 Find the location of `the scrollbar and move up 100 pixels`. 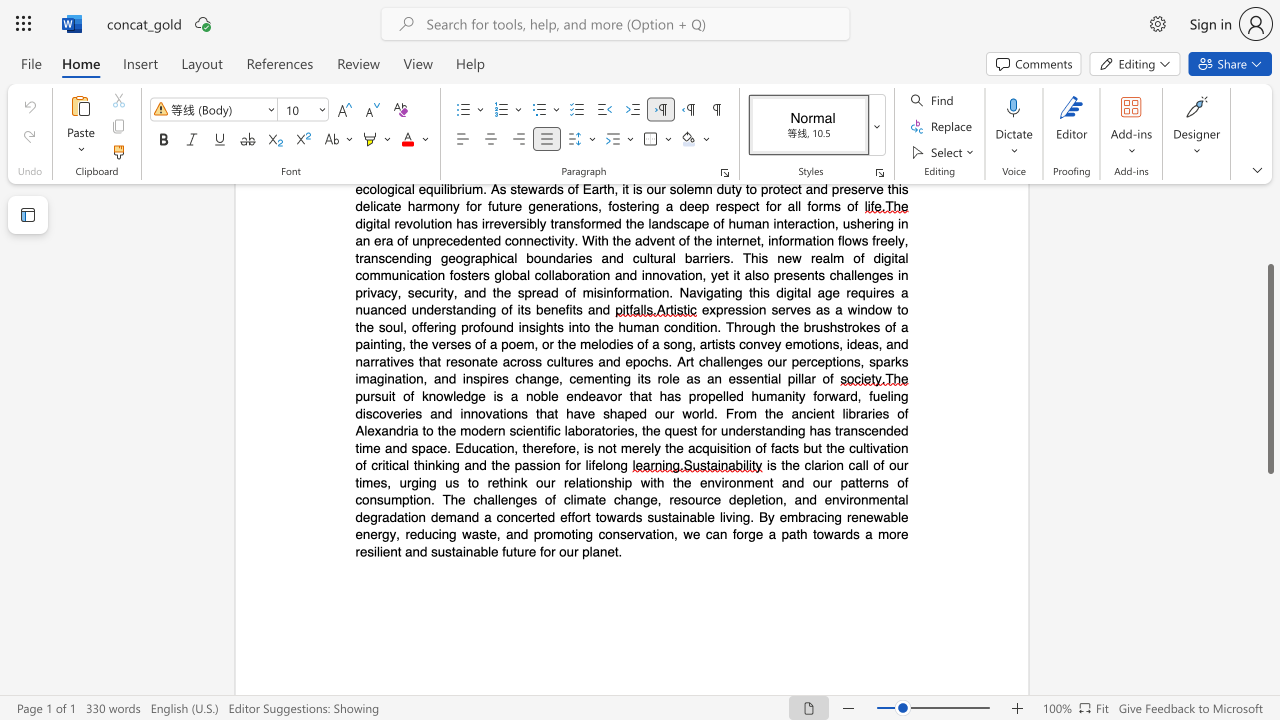

the scrollbar and move up 100 pixels is located at coordinates (1269, 369).